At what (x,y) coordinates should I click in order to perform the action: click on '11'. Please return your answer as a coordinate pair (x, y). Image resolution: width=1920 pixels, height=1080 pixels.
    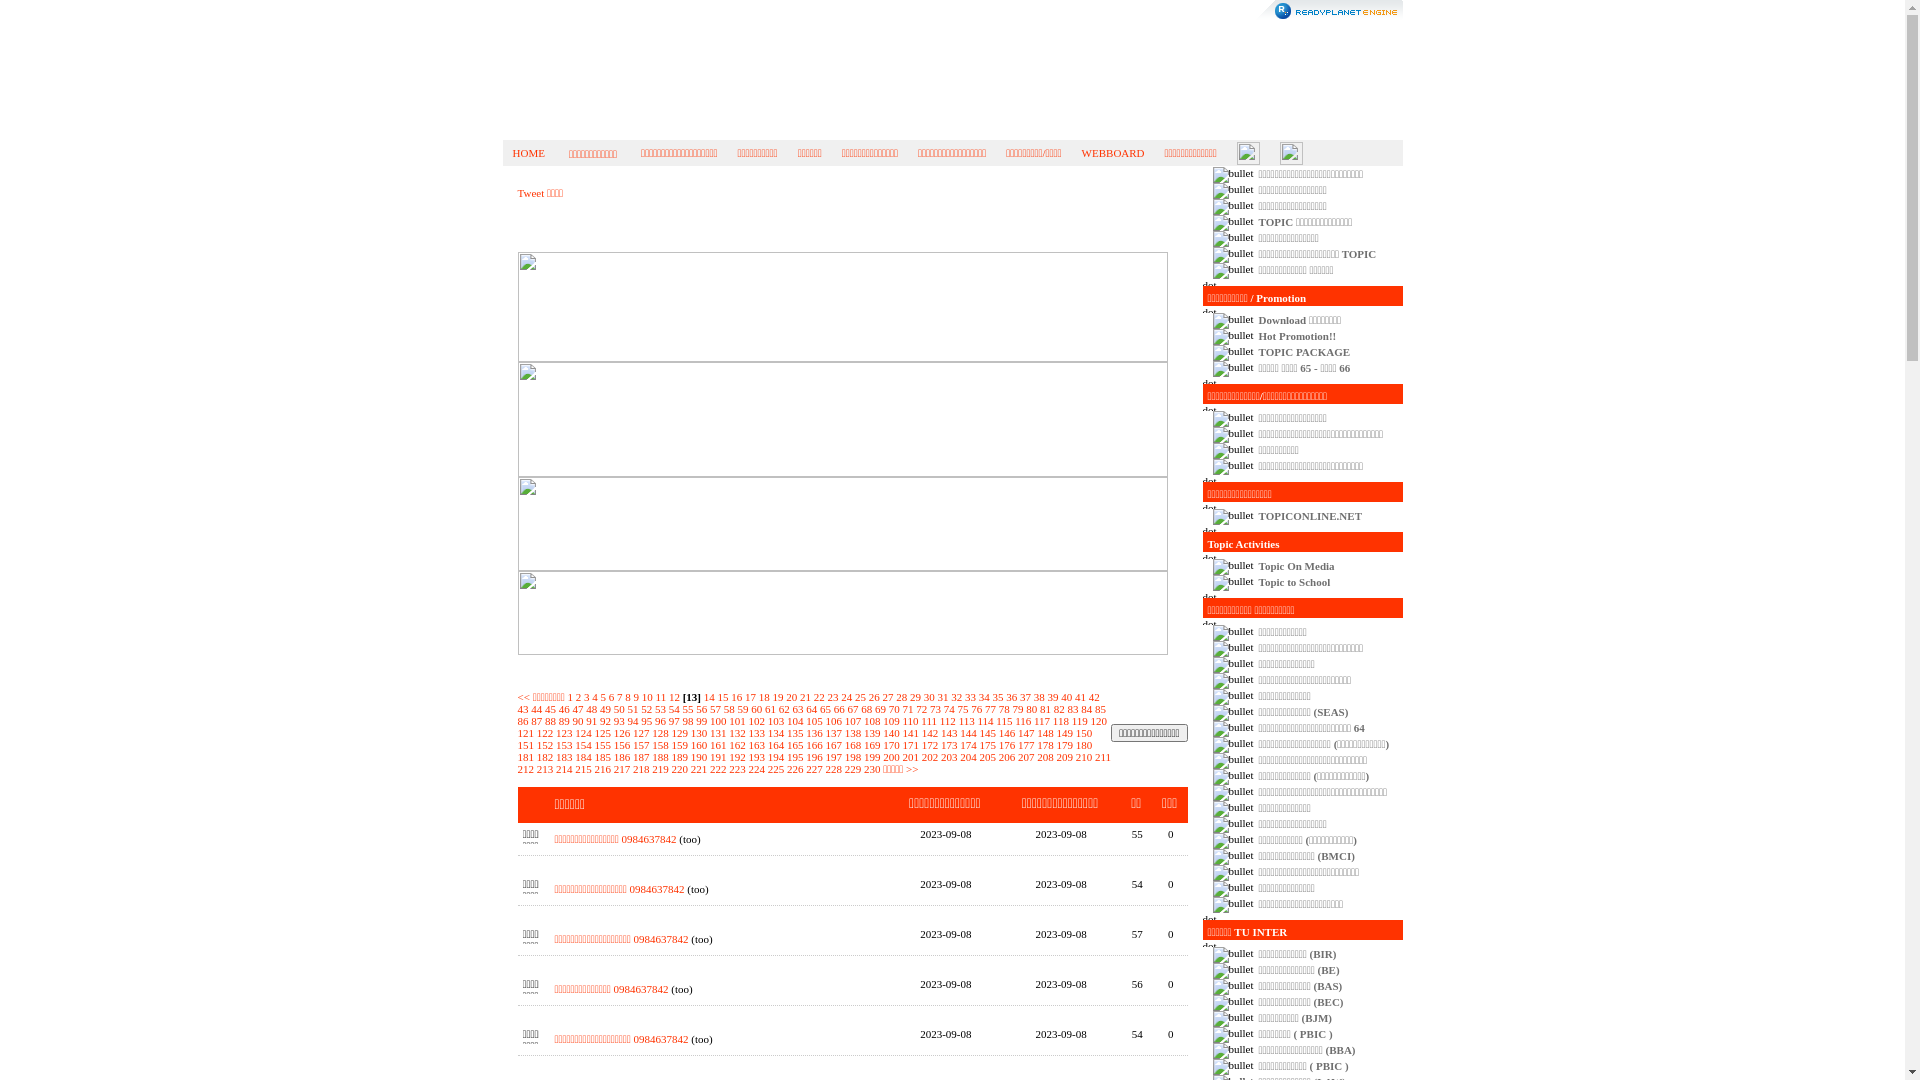
    Looking at the image, I should click on (661, 696).